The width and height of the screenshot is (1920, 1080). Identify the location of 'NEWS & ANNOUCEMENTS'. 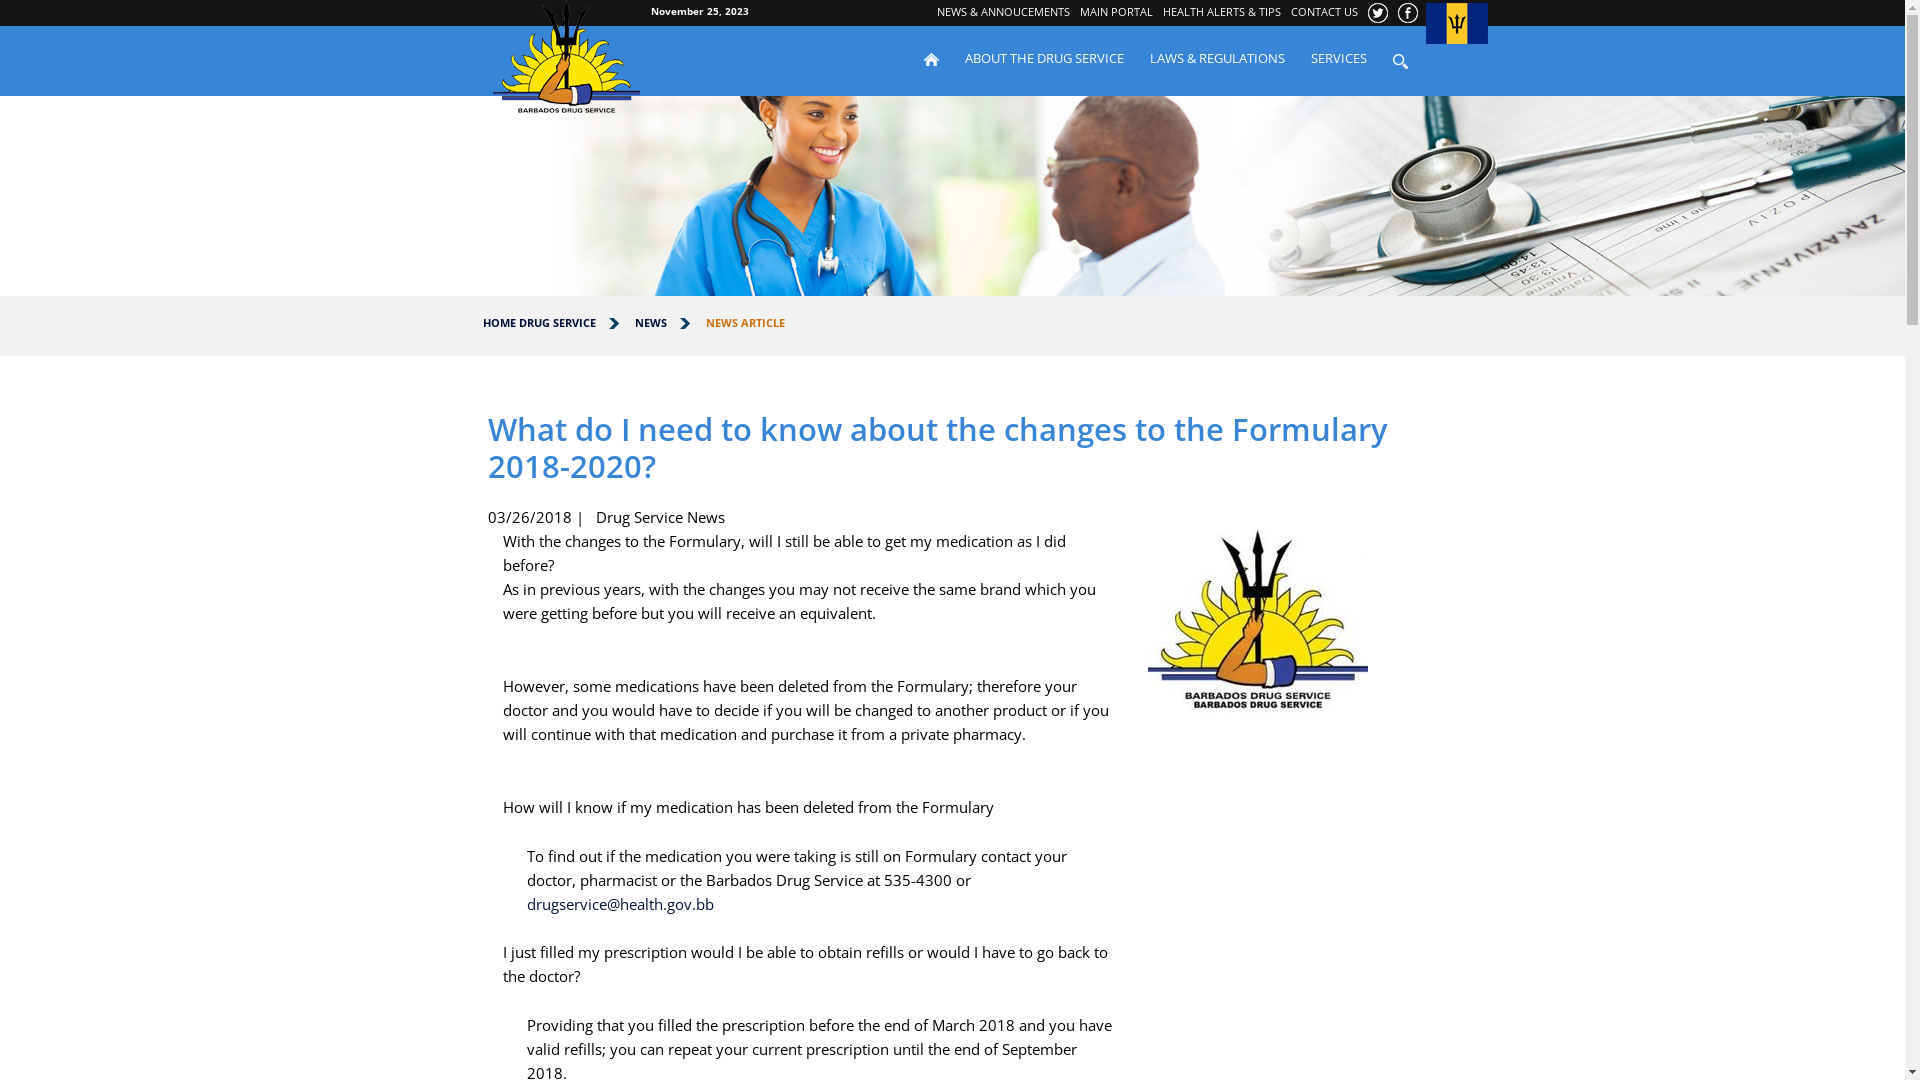
(1003, 11).